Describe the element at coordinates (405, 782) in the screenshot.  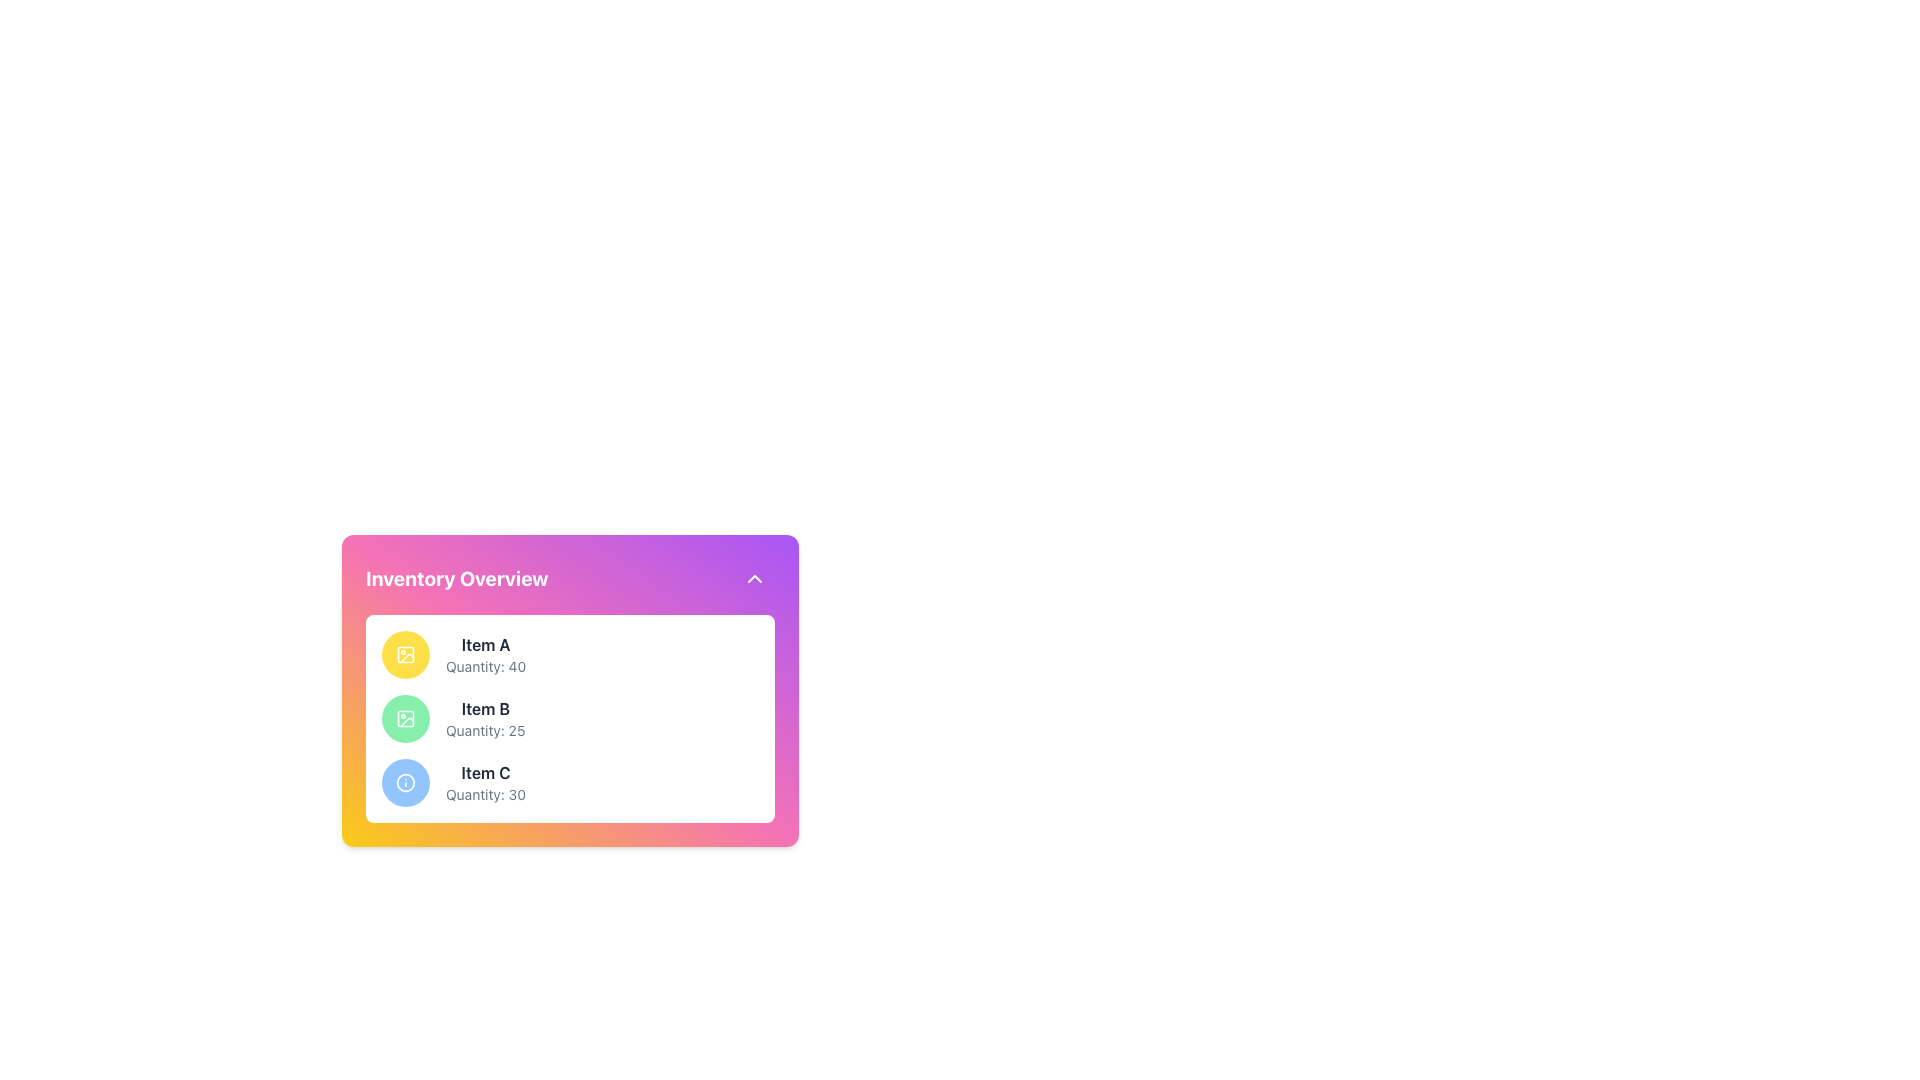
I see `the icon representing 'Item C' located in the Inventory Overview section` at that location.